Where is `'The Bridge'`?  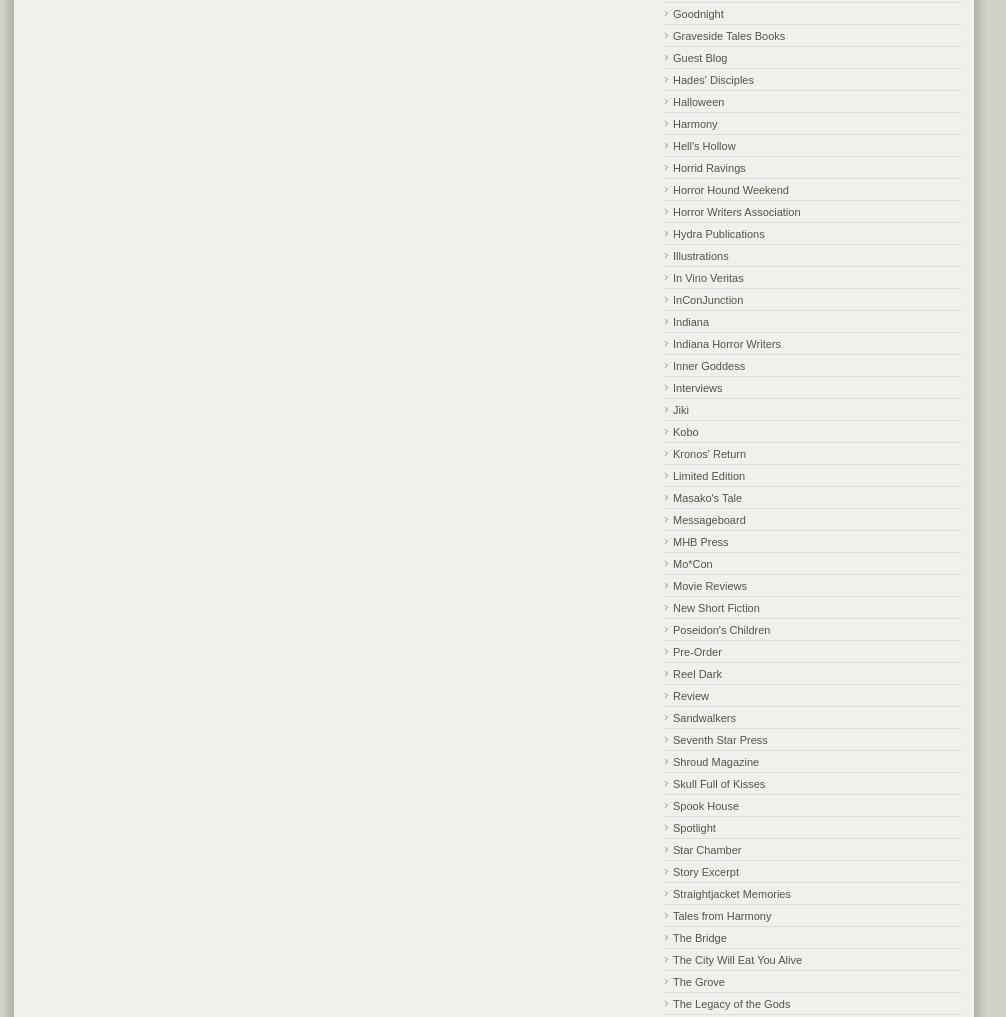 'The Bridge' is located at coordinates (699, 935).